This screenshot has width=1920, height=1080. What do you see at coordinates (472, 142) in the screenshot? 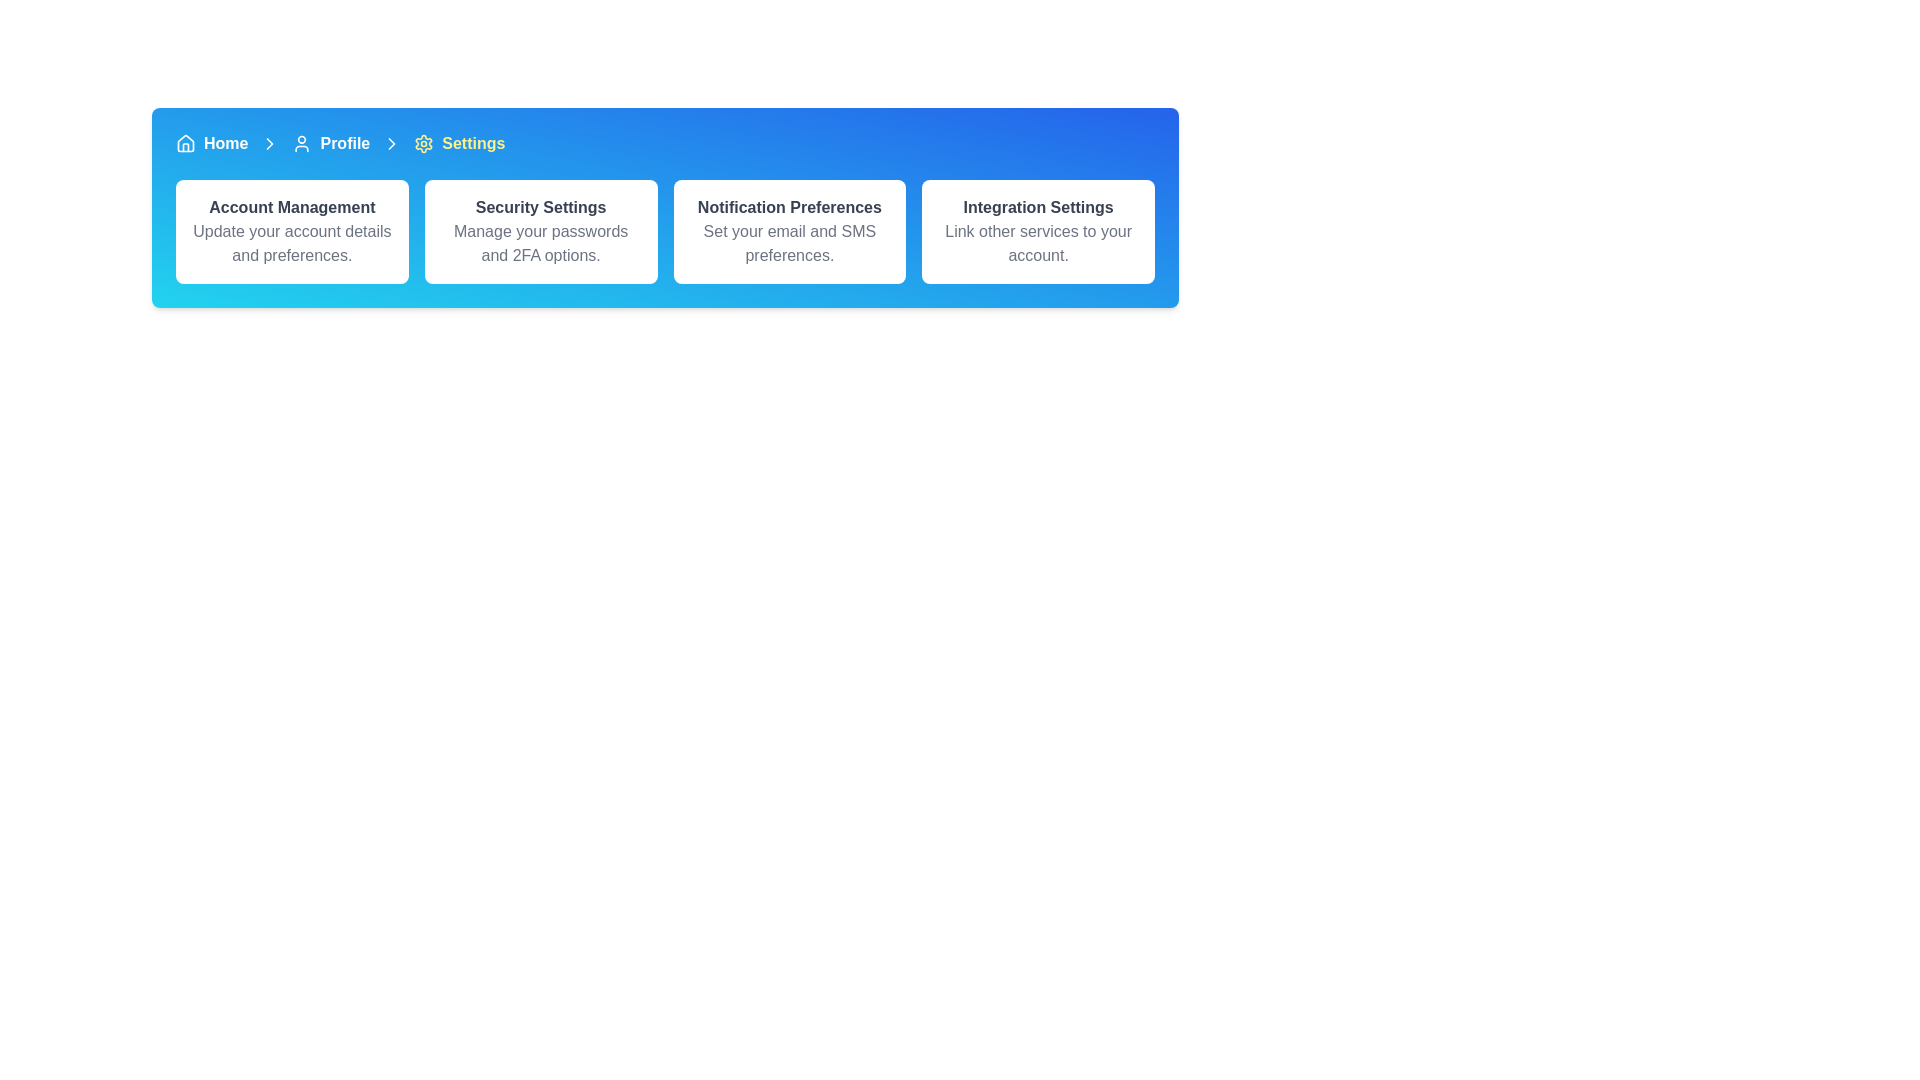
I see `the bold 'Settings' label located in the upper navigation bar, which is adjacent to a gear icon` at bounding box center [472, 142].